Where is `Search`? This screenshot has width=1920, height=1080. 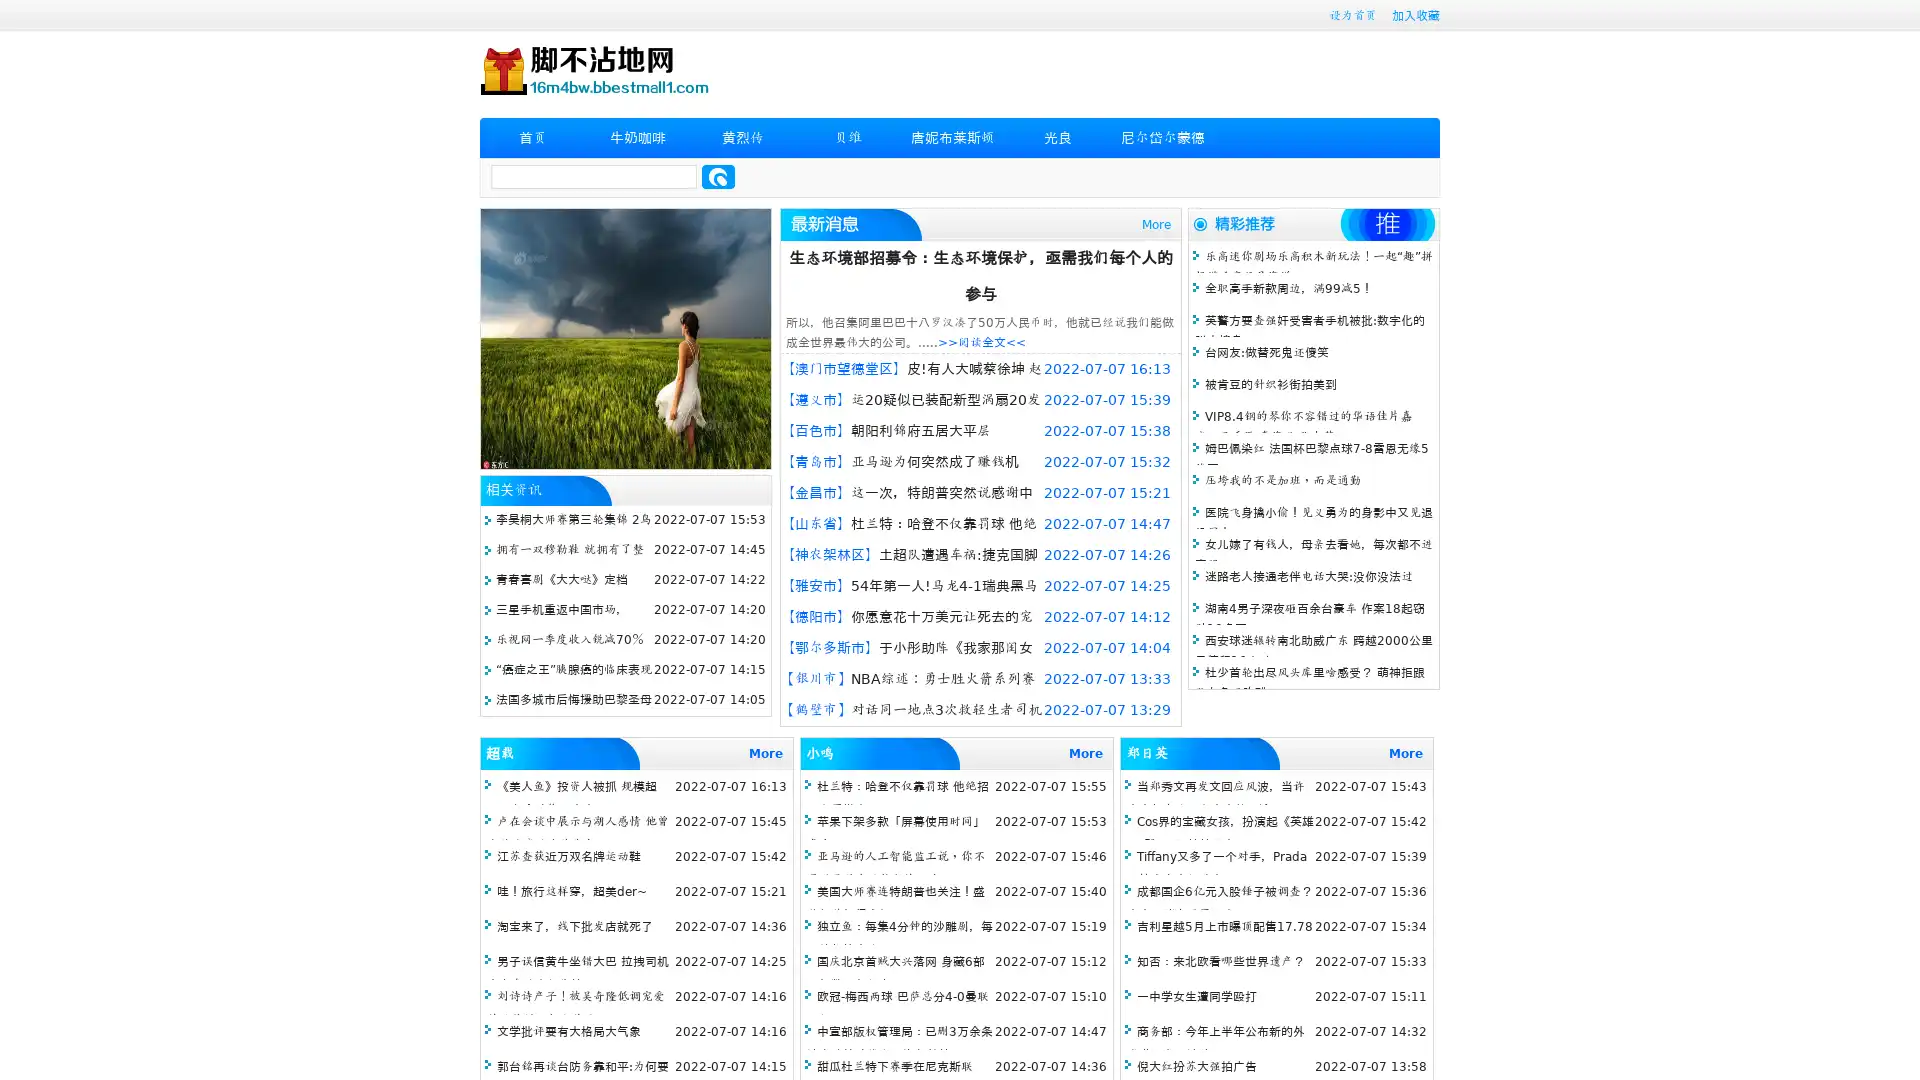 Search is located at coordinates (718, 176).